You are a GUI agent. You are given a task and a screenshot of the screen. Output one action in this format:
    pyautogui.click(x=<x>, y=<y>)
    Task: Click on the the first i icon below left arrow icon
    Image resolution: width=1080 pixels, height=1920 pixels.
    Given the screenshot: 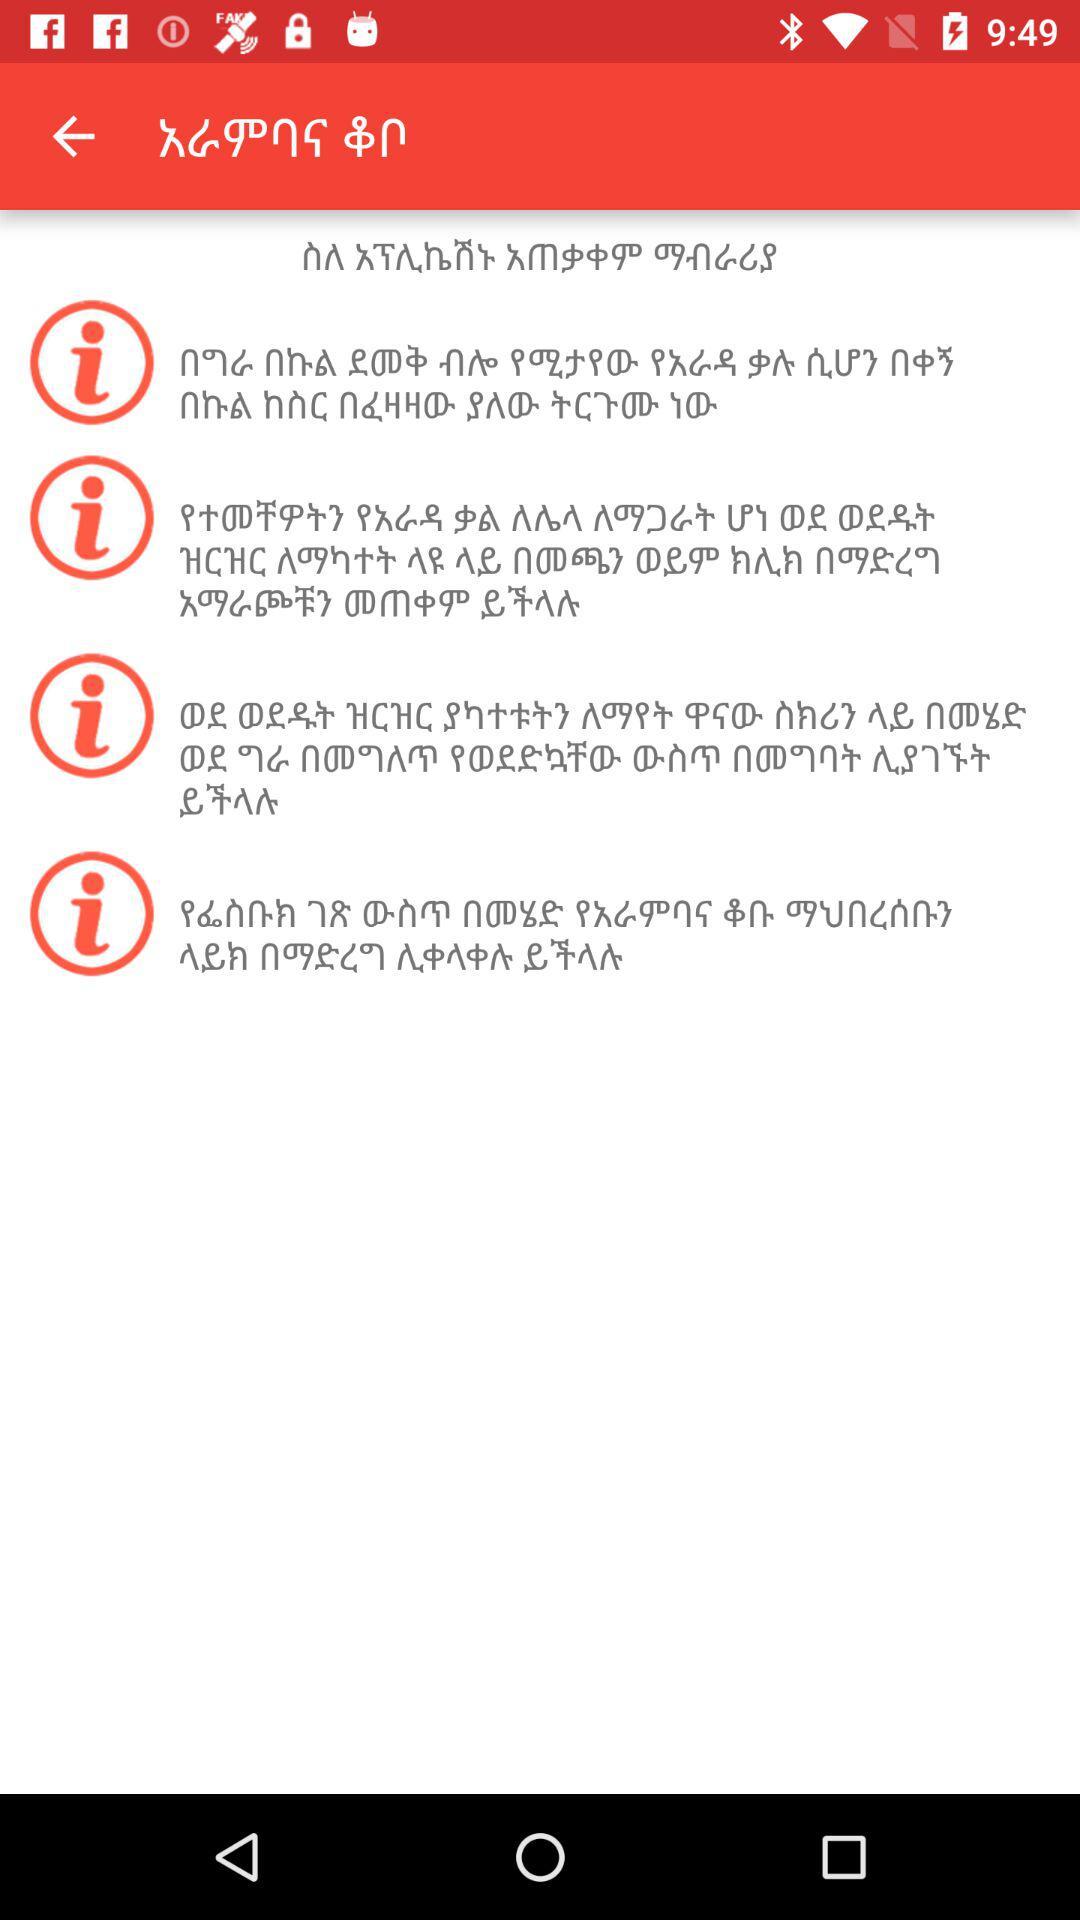 What is the action you would take?
    pyautogui.click(x=92, y=361)
    